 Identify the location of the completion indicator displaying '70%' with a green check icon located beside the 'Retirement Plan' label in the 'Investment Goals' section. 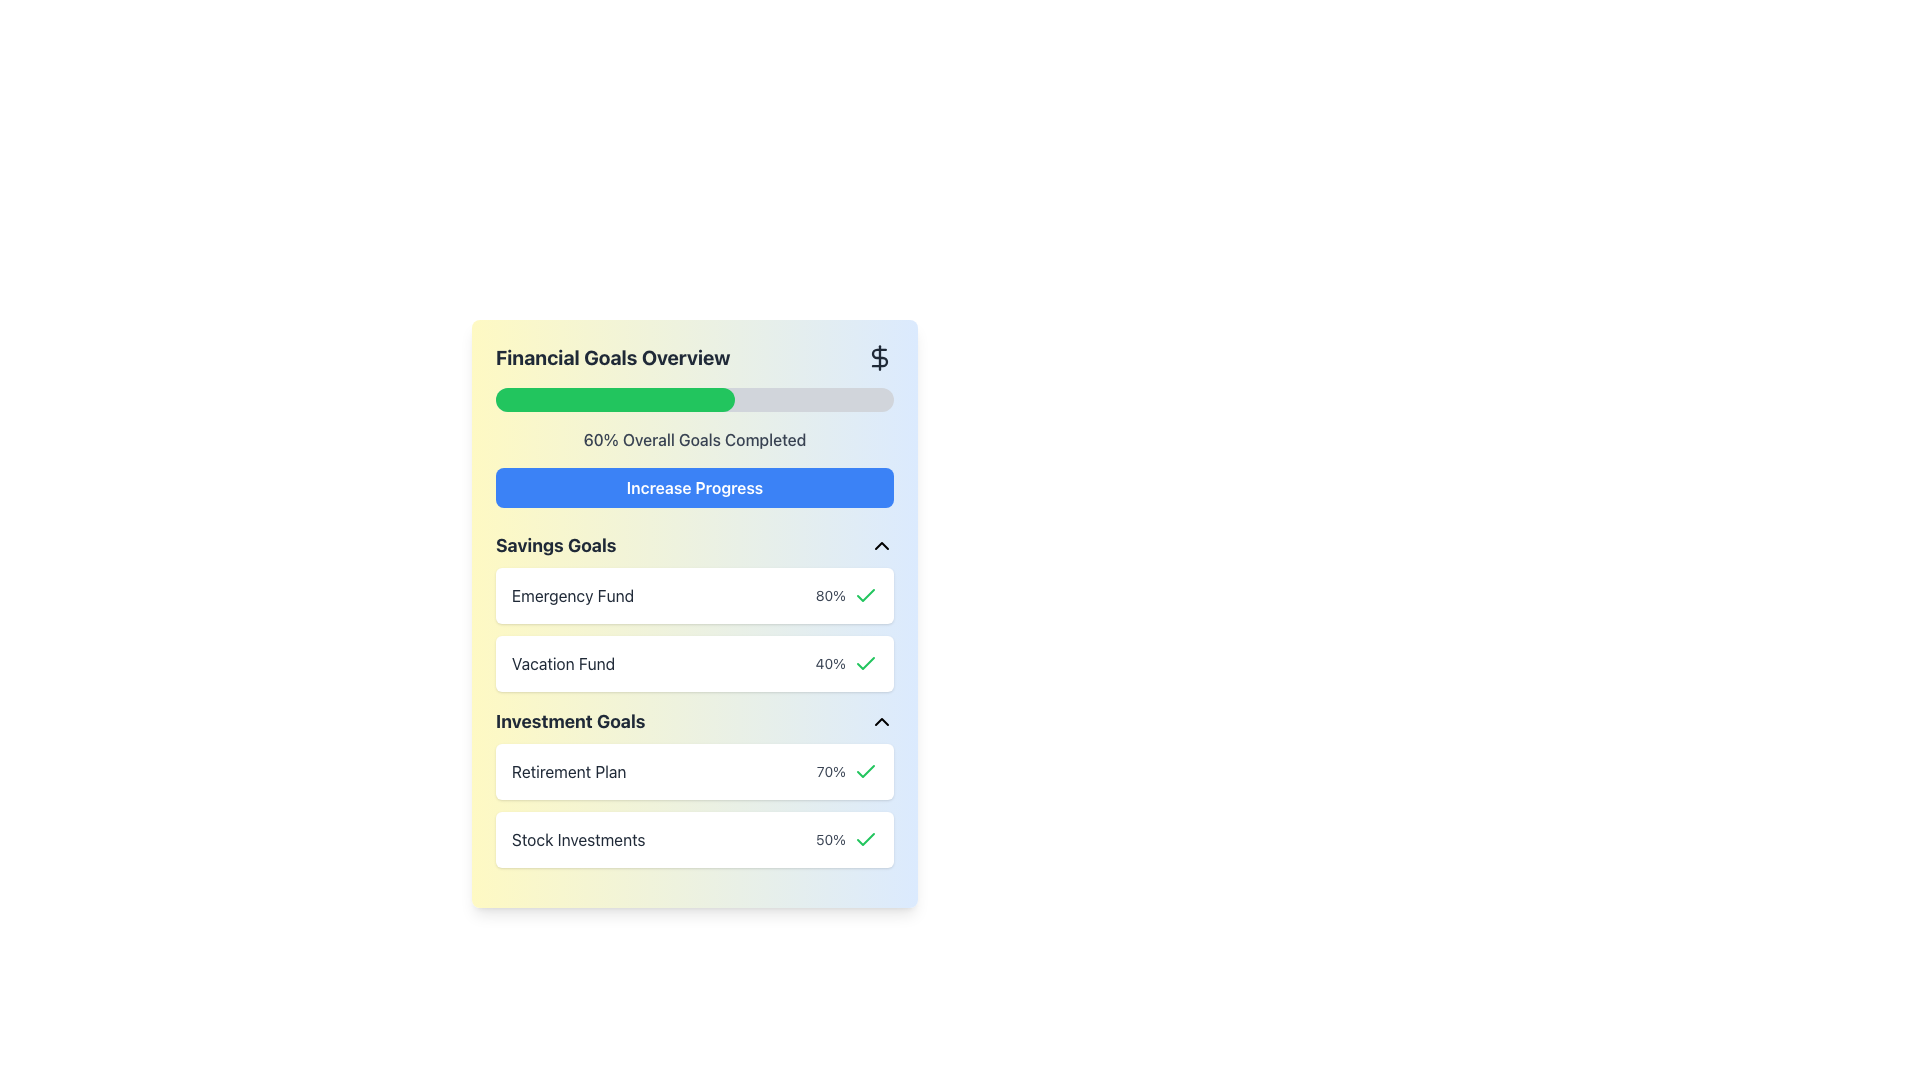
(847, 770).